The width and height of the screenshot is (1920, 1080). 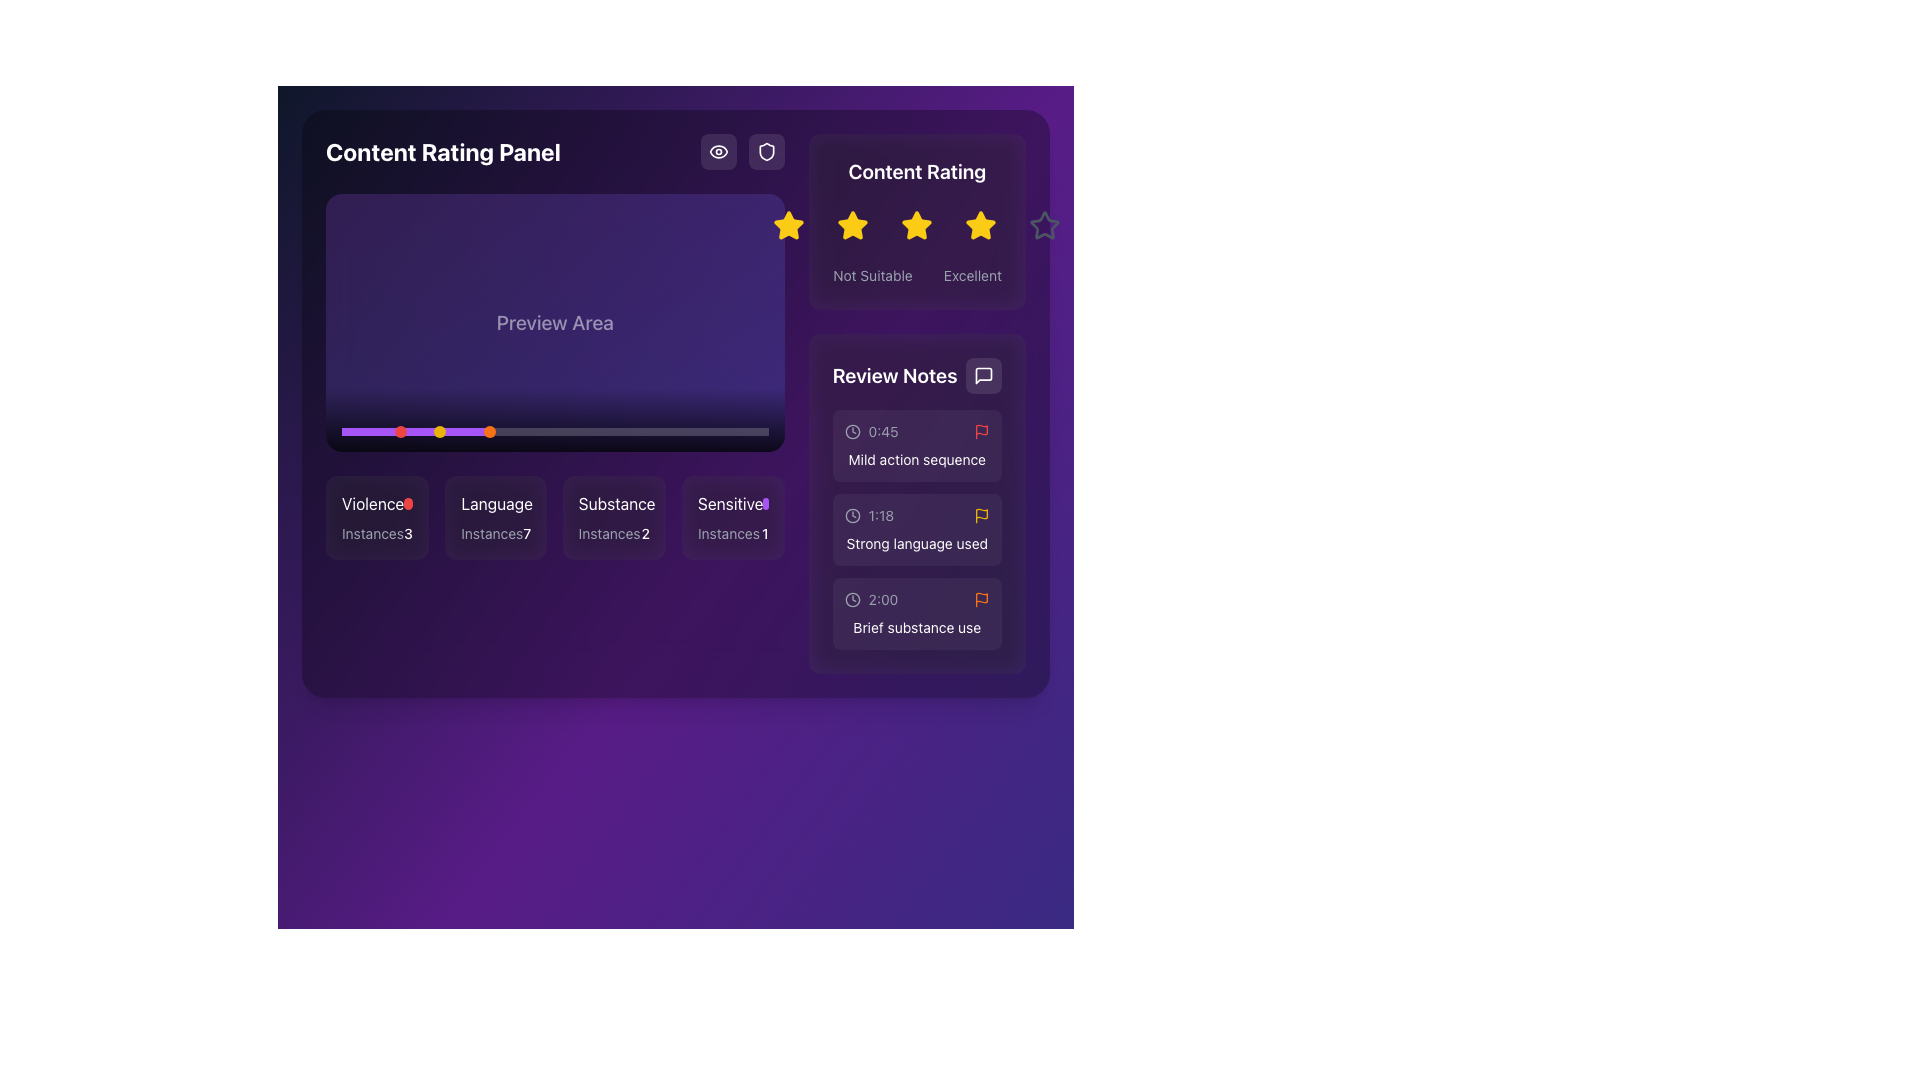 What do you see at coordinates (880, 515) in the screenshot?
I see `the second timestamp indicator located within the 'Review Notes' section, positioned below the '0:45' timestamp and above the '2:00' timestamp` at bounding box center [880, 515].